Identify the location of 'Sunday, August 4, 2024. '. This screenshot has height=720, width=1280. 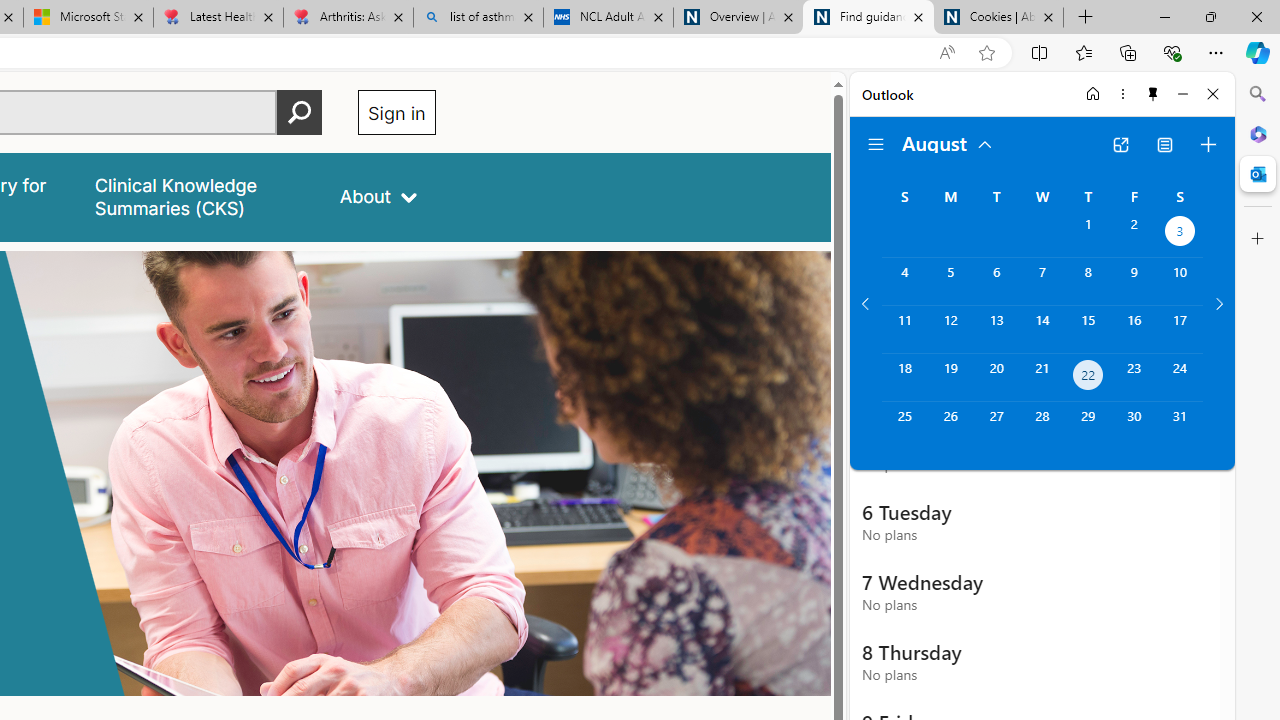
(903, 281).